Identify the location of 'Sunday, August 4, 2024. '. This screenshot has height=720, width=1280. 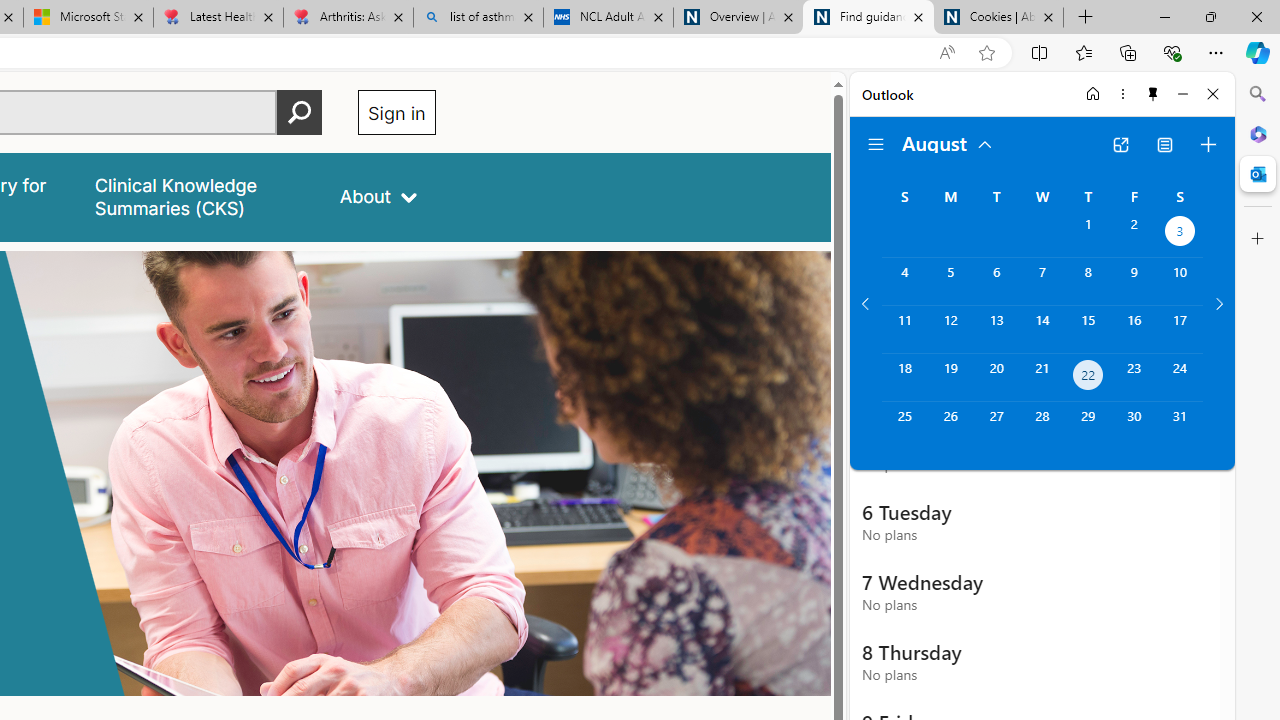
(903, 281).